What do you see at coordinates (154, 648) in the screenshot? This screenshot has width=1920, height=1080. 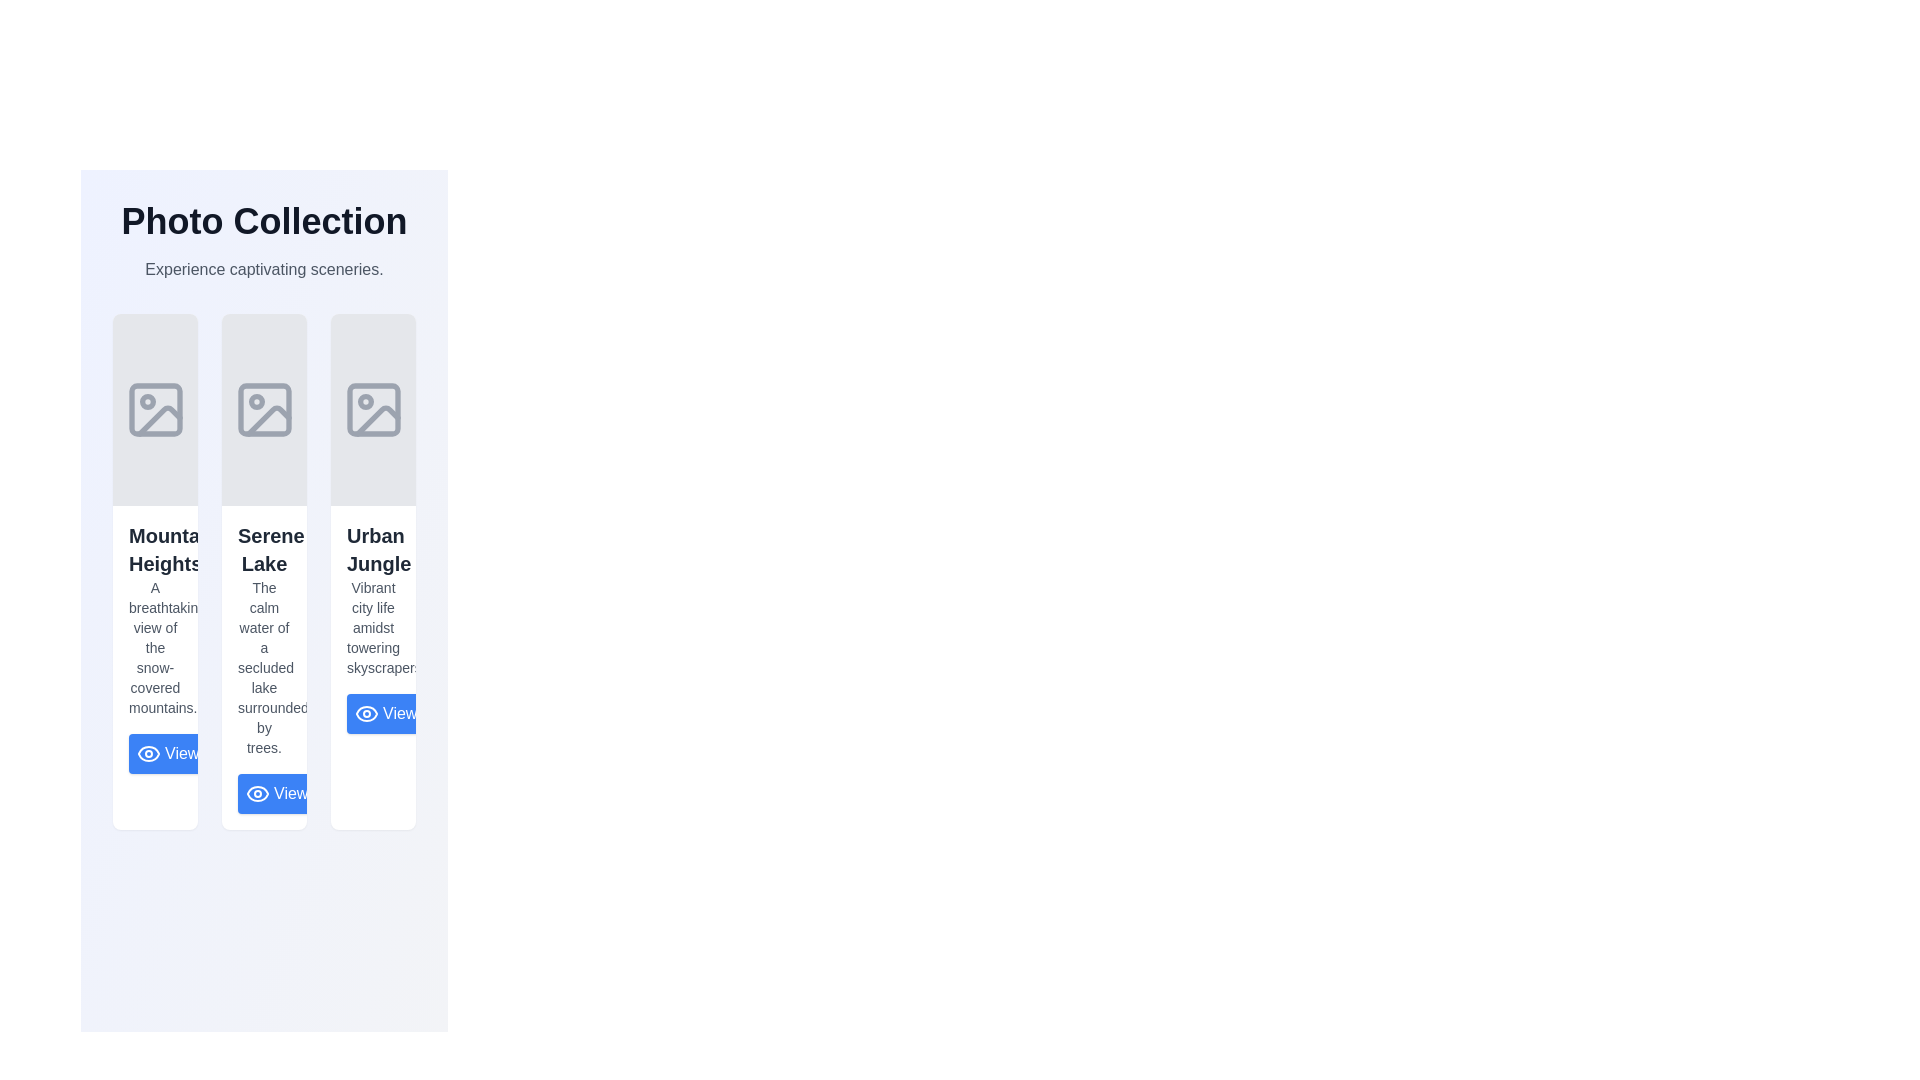 I see `the text section that presents a heading and description of a scenic photo, located` at bounding box center [154, 648].